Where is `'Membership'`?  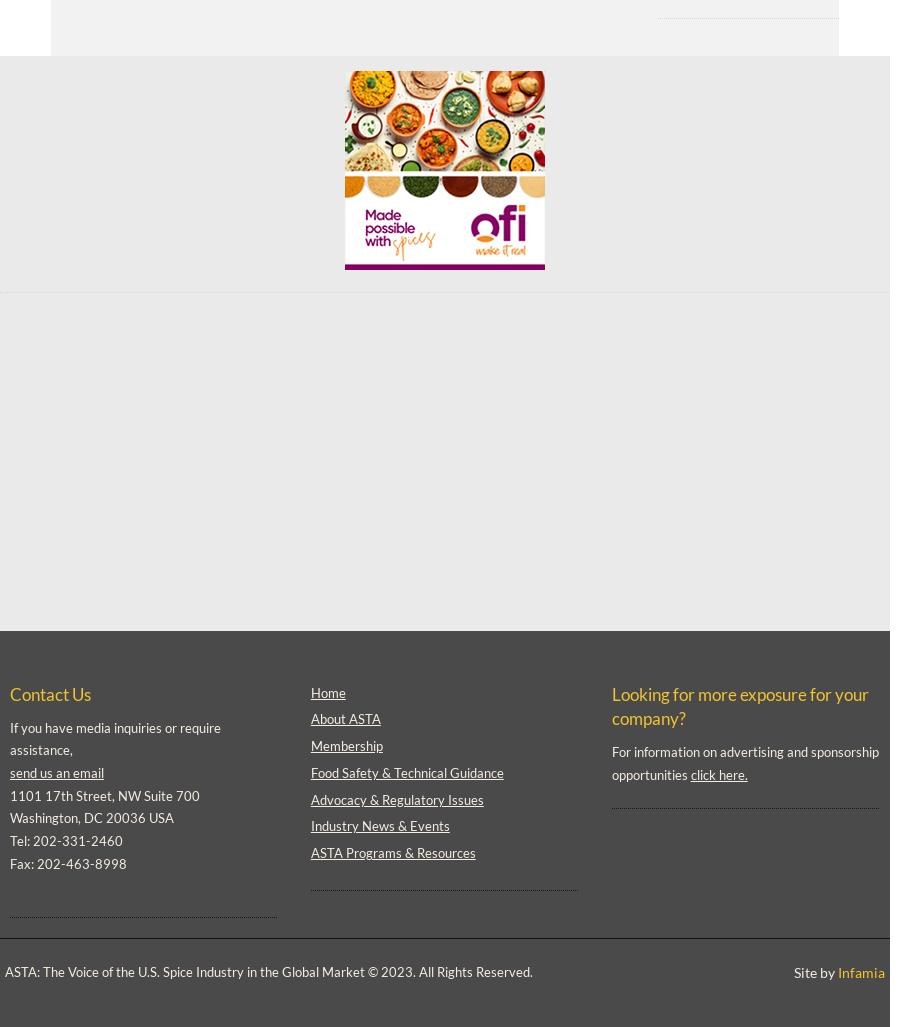
'Membership' is located at coordinates (345, 745).